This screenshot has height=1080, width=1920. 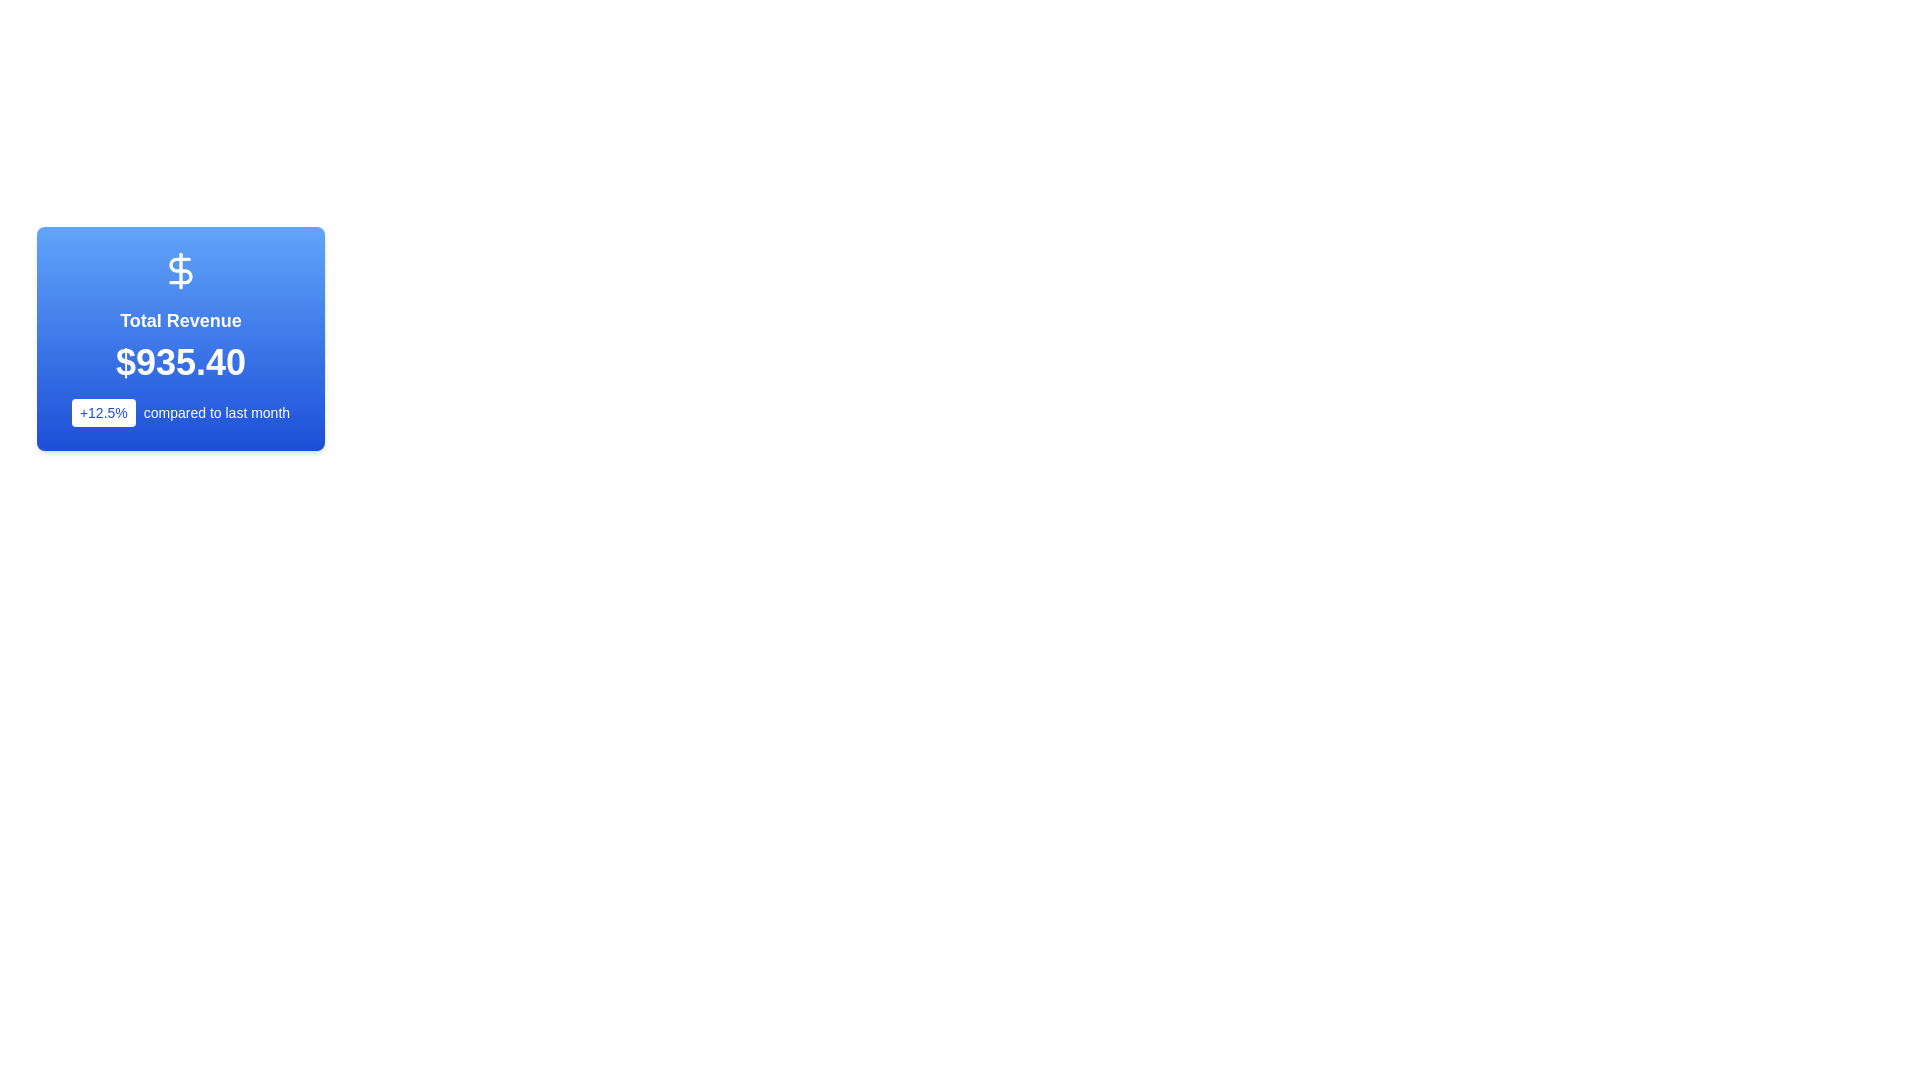 What do you see at coordinates (181, 411) in the screenshot?
I see `the textual display component showing the percentage '+12.5%' next to the phrase 'compared to last month' within the blue card at the bottom section of the card containing 'Total Revenue $935.40'` at bounding box center [181, 411].